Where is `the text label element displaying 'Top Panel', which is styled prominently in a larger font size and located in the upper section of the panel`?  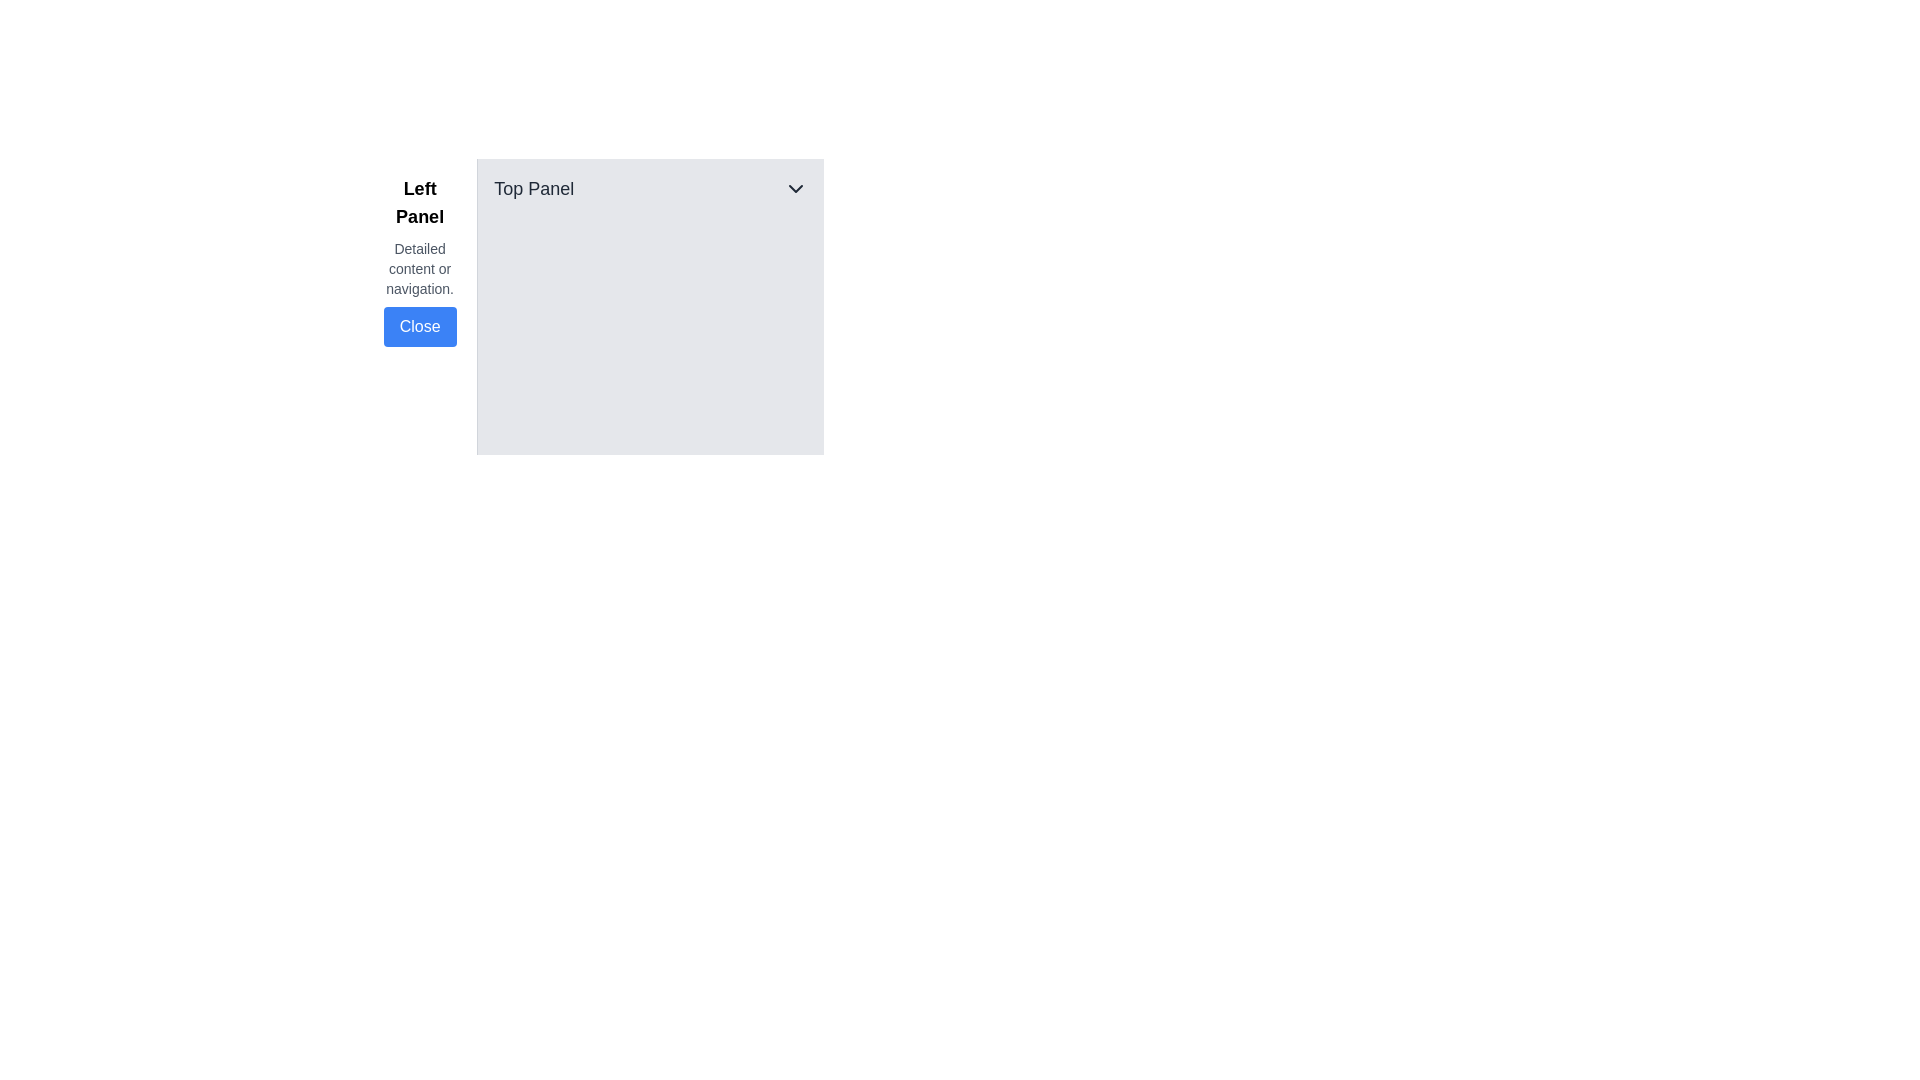
the text label element displaying 'Top Panel', which is styled prominently in a larger font size and located in the upper section of the panel is located at coordinates (534, 189).